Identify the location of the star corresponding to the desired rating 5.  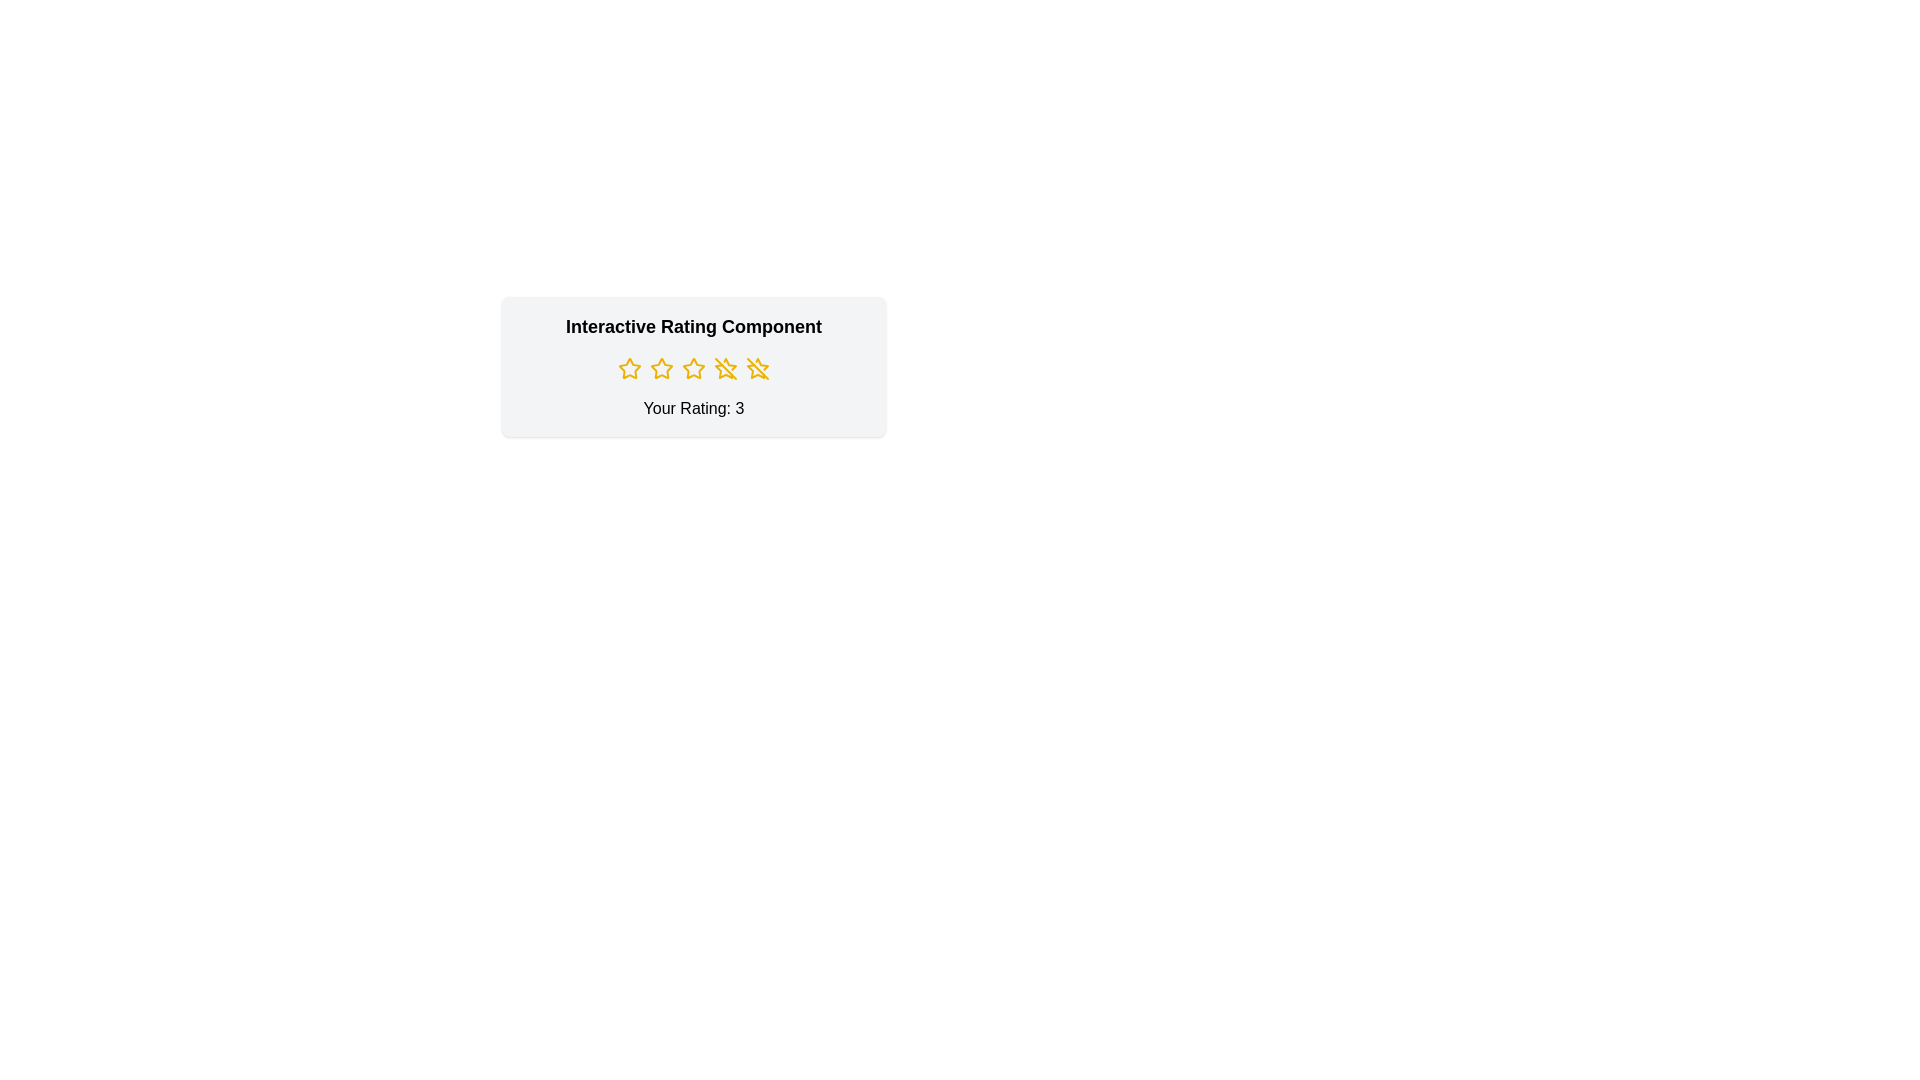
(757, 369).